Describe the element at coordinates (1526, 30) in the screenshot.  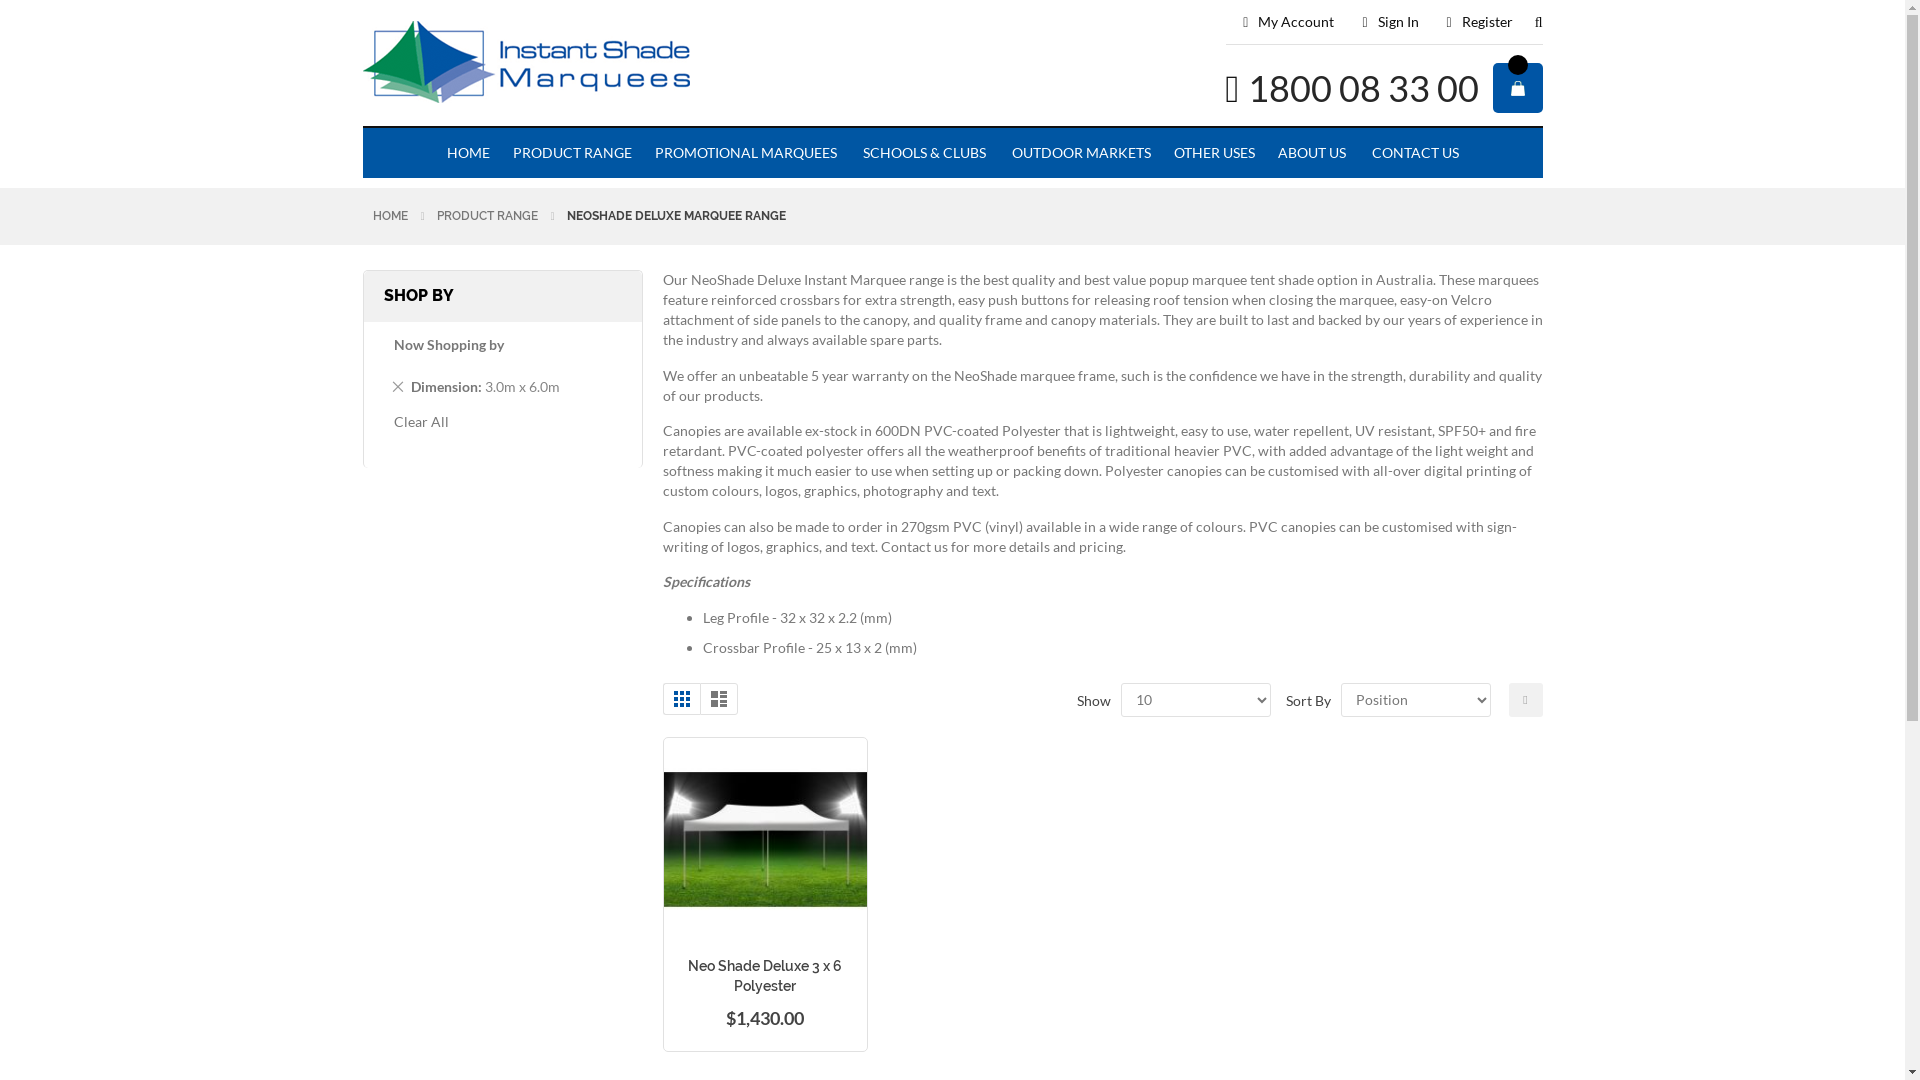
I see `'Search'` at that location.